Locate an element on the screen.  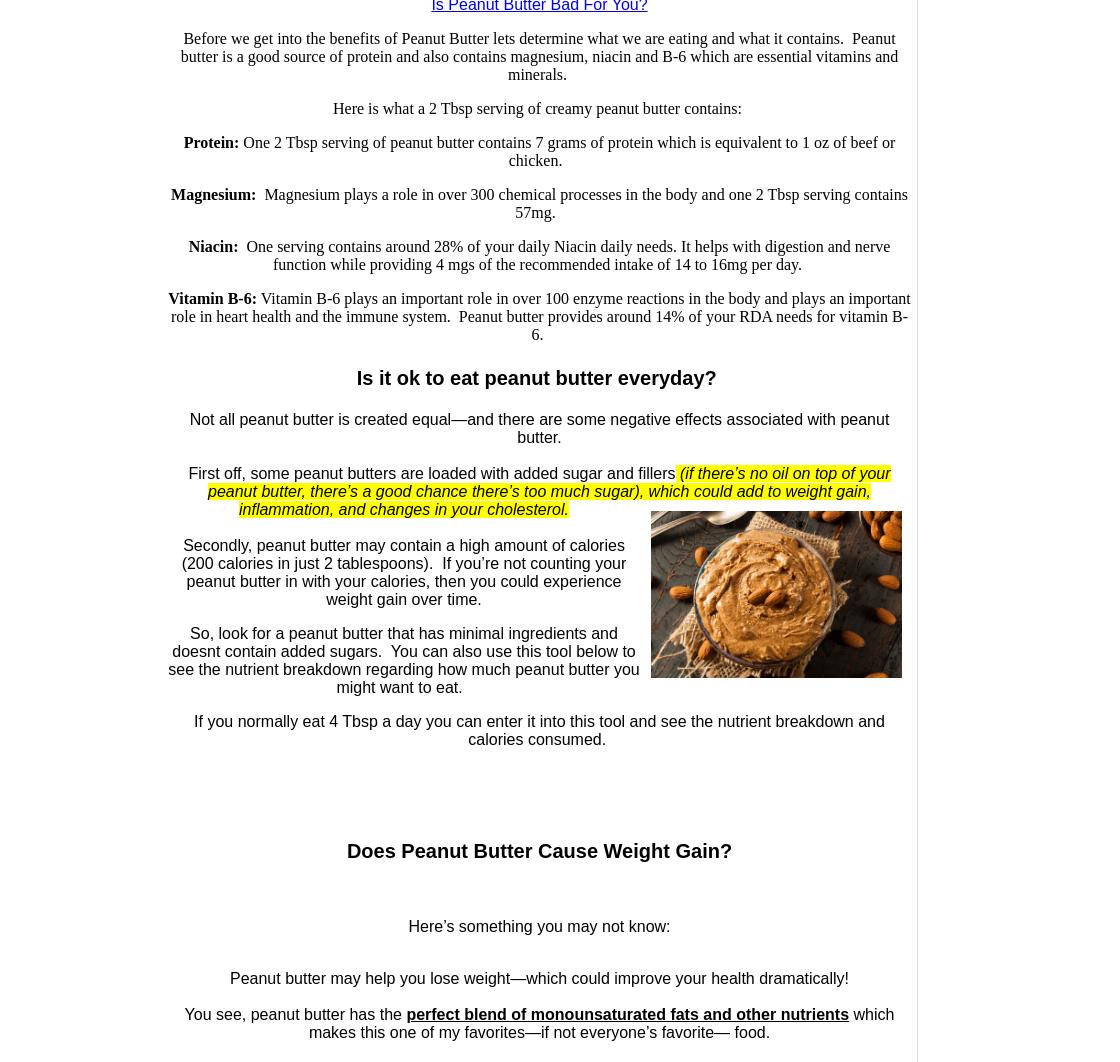
'Vitamin B-6:' is located at coordinates (212, 297).